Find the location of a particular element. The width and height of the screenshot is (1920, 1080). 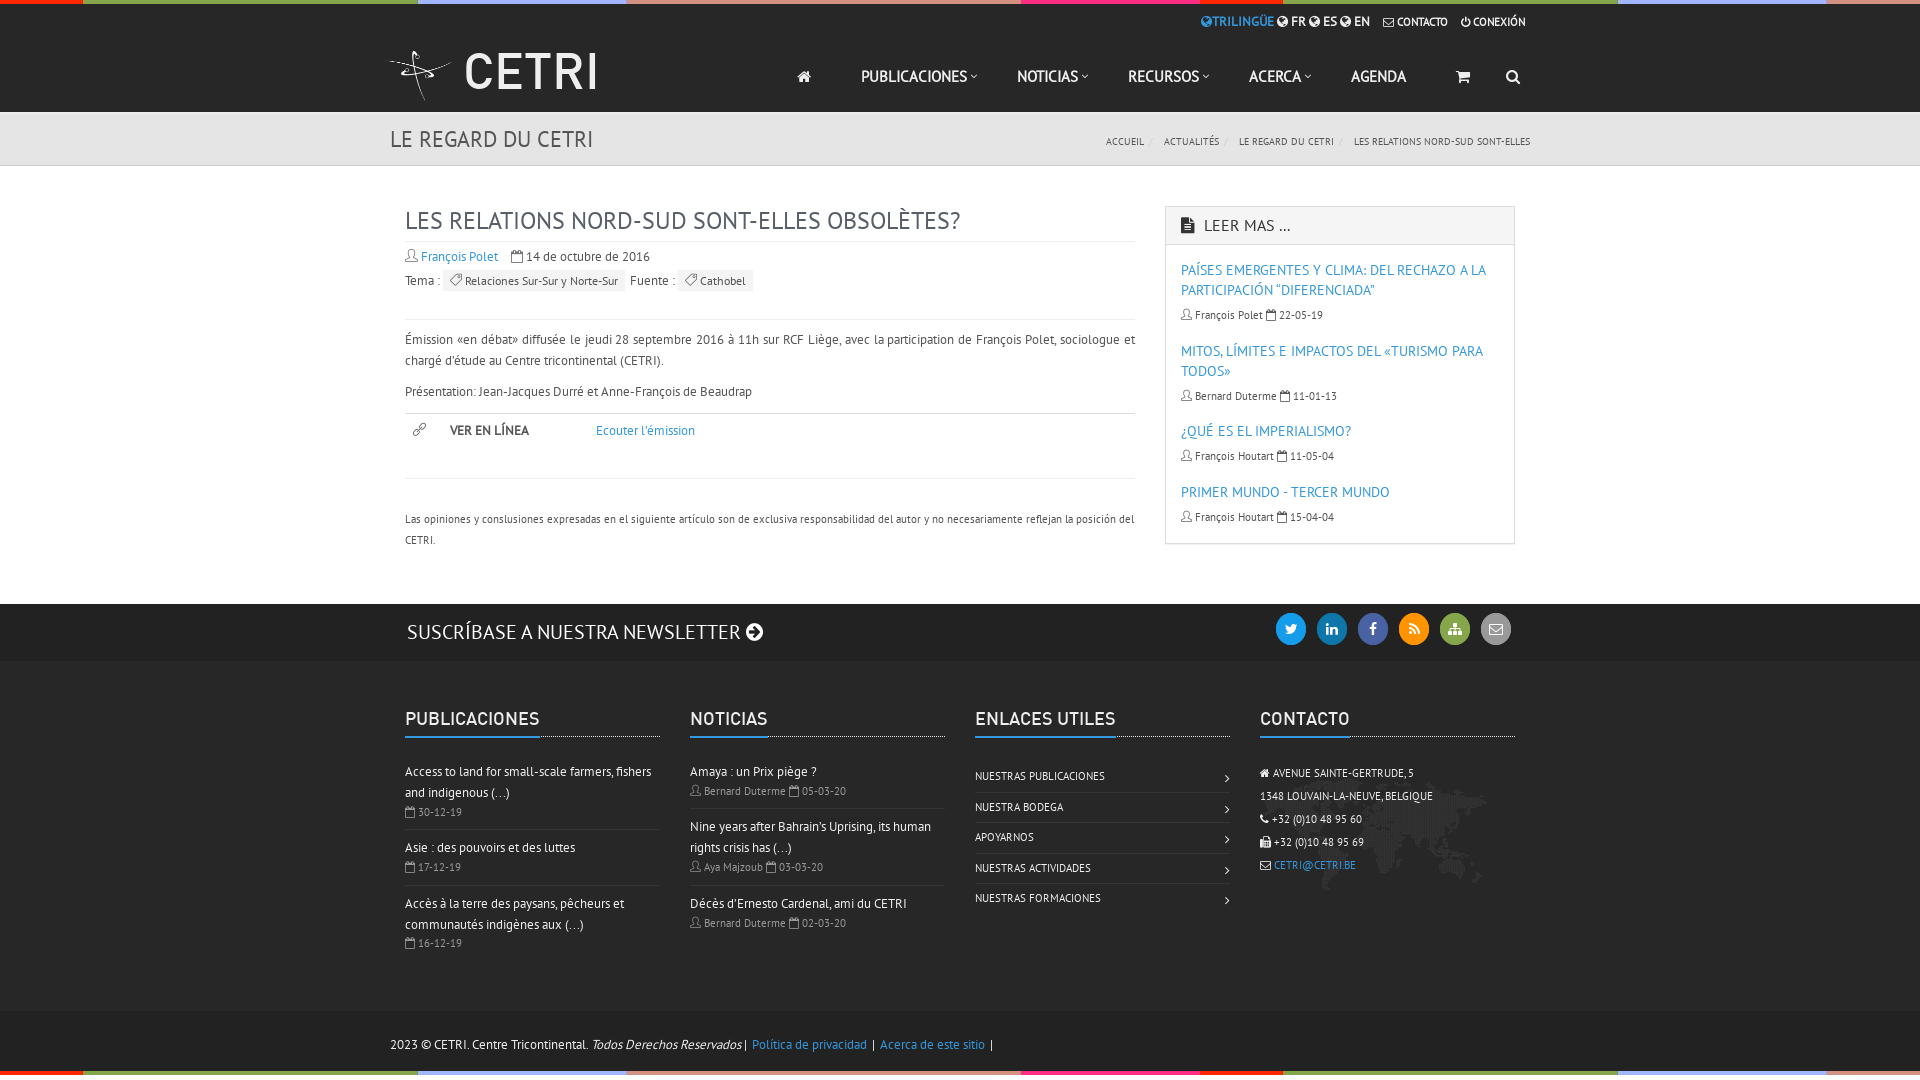

'CETRI' is located at coordinates (492, 80).